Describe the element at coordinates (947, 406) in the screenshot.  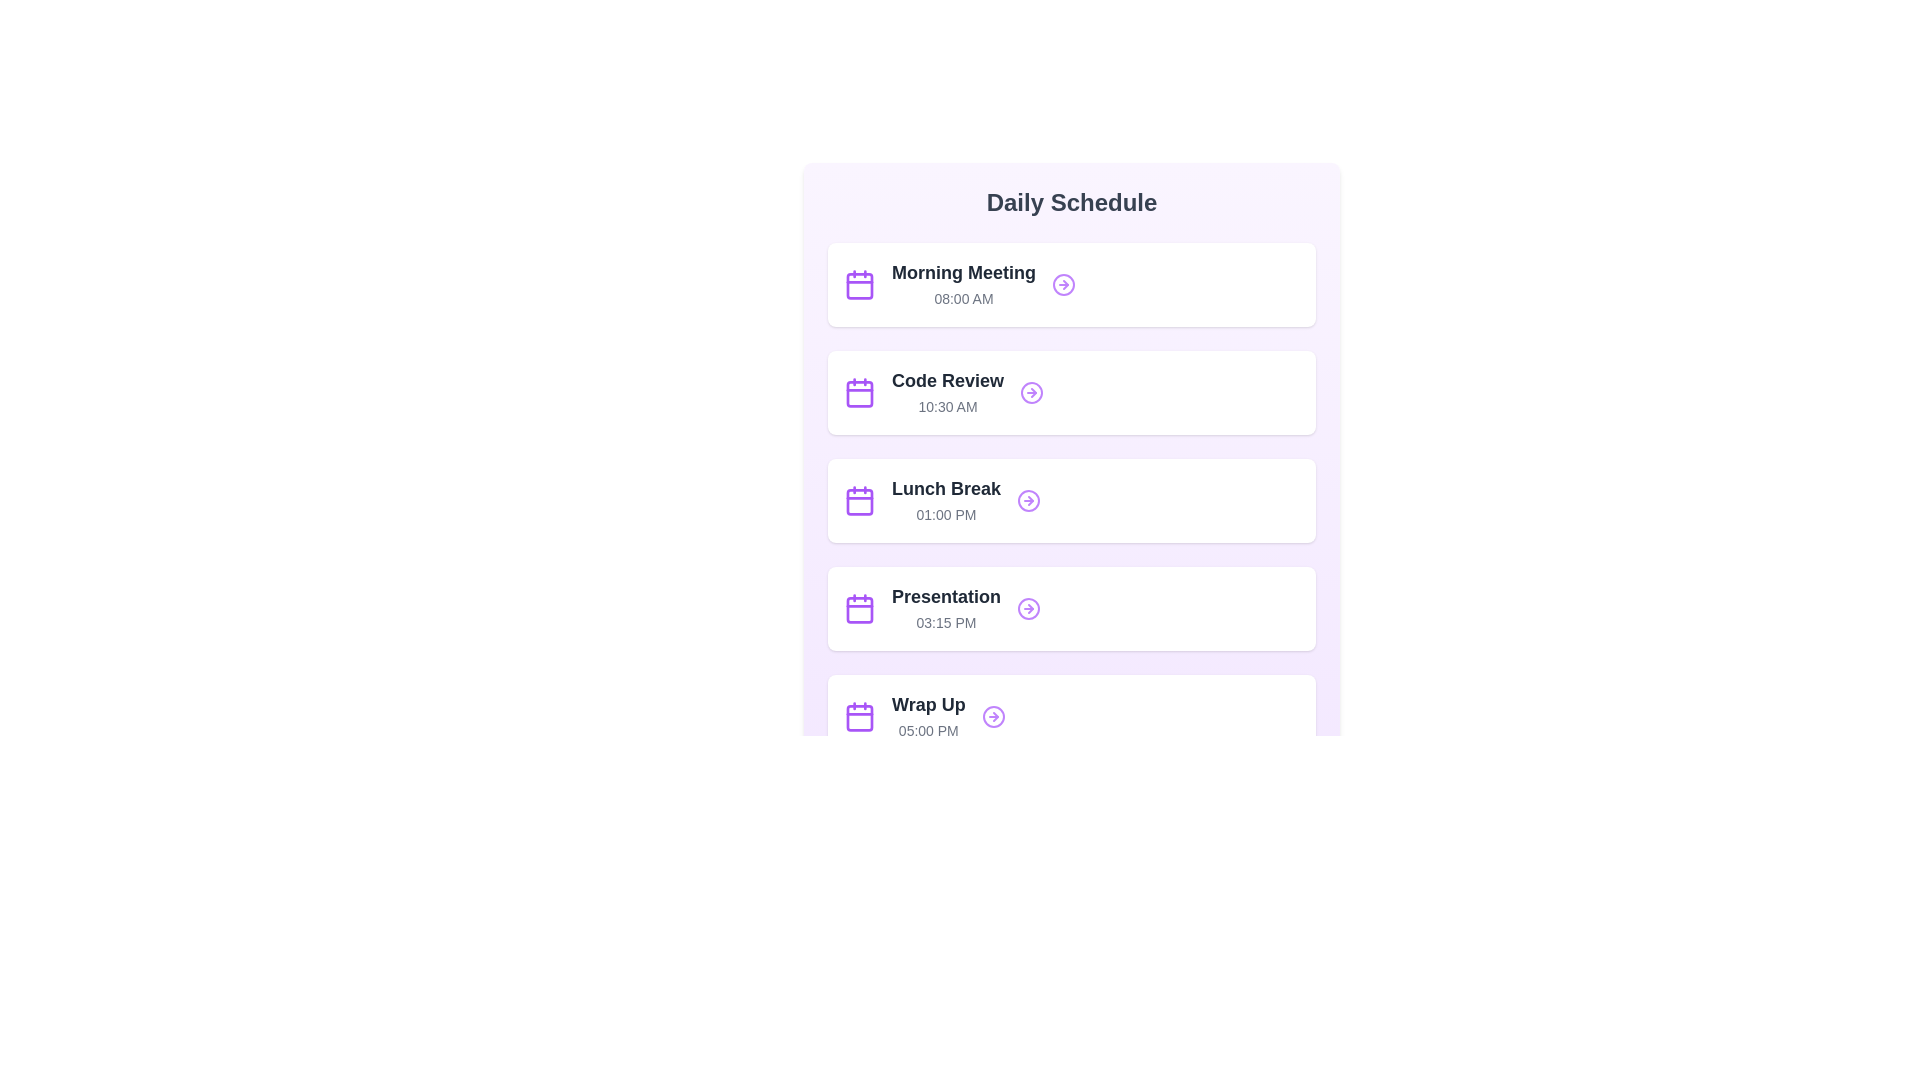
I see `the Text Label displaying the scheduled time for the 'Code Review' entry in the timetable, which is located below the 'Code Review' title` at that location.